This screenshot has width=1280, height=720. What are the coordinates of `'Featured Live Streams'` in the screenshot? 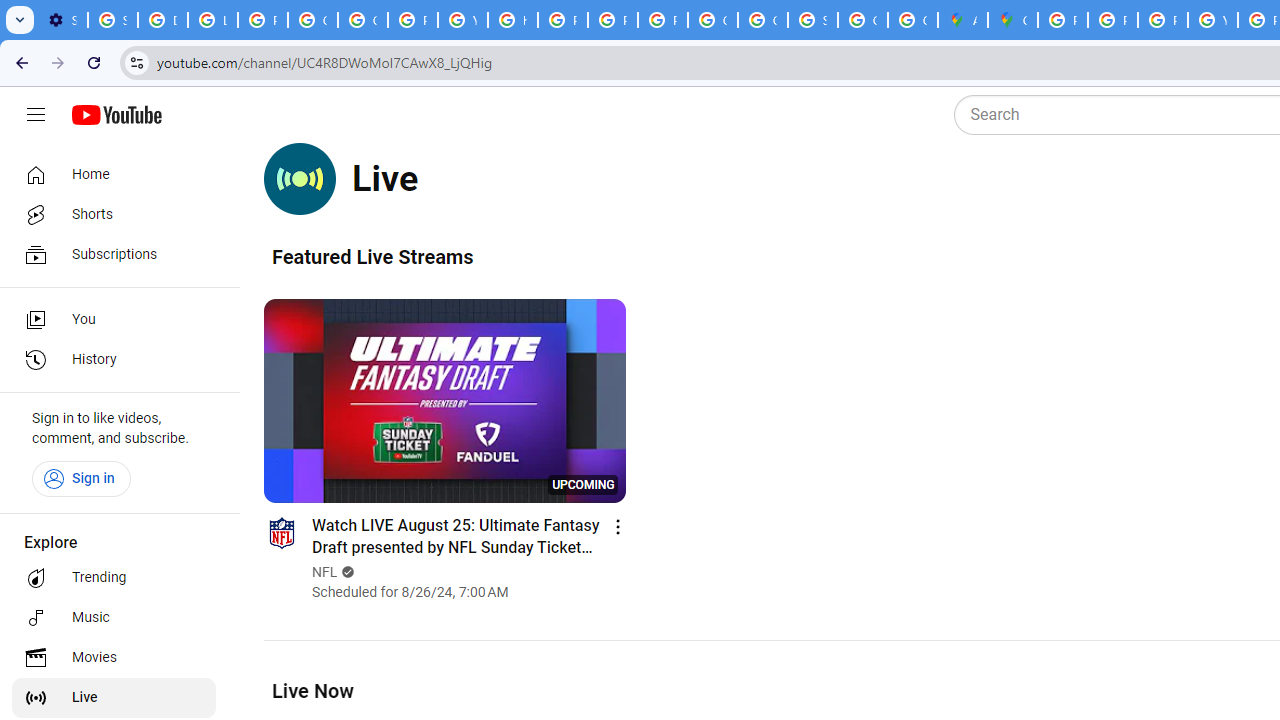 It's located at (372, 256).